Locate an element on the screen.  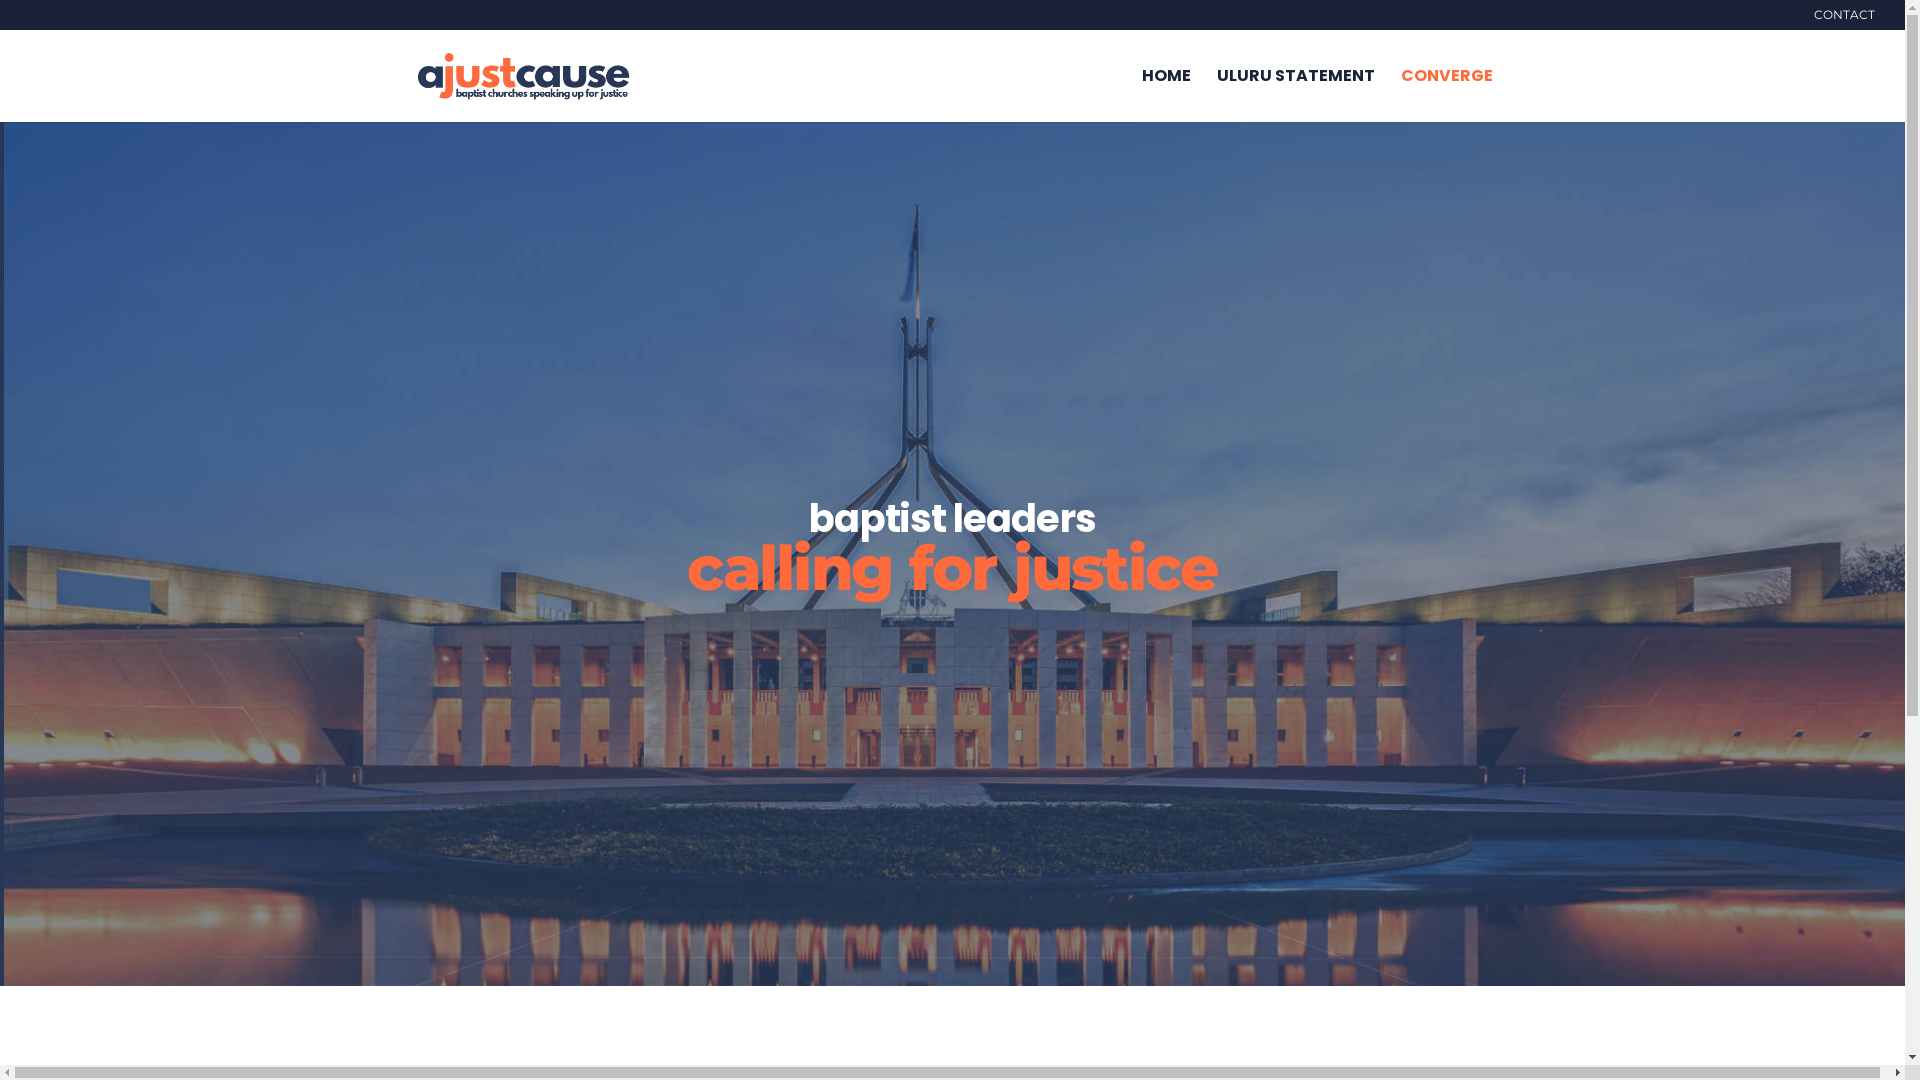
'CONTACT' is located at coordinates (1814, 19).